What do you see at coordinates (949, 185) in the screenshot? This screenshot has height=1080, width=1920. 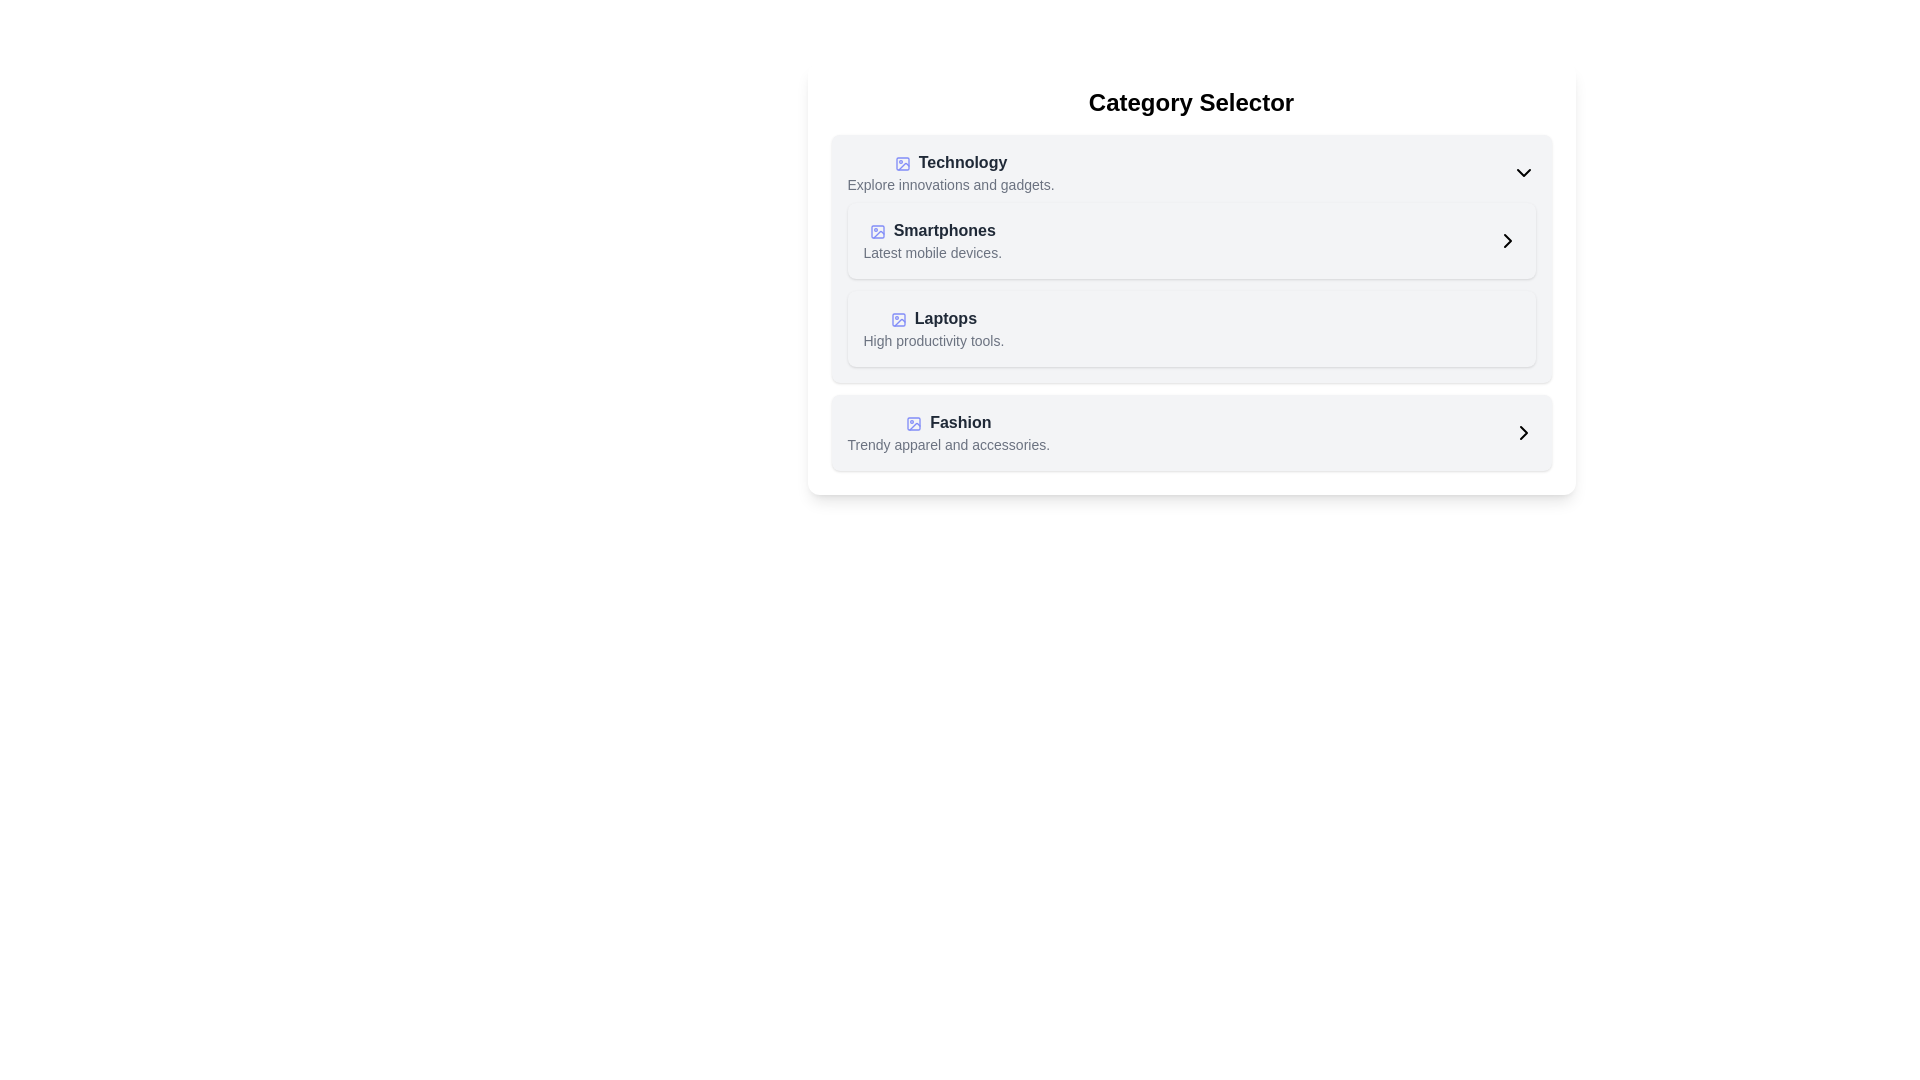 I see `the text label providing additional context for the 'Technology' category, situated below the 'Technology' title and icon` at bounding box center [949, 185].